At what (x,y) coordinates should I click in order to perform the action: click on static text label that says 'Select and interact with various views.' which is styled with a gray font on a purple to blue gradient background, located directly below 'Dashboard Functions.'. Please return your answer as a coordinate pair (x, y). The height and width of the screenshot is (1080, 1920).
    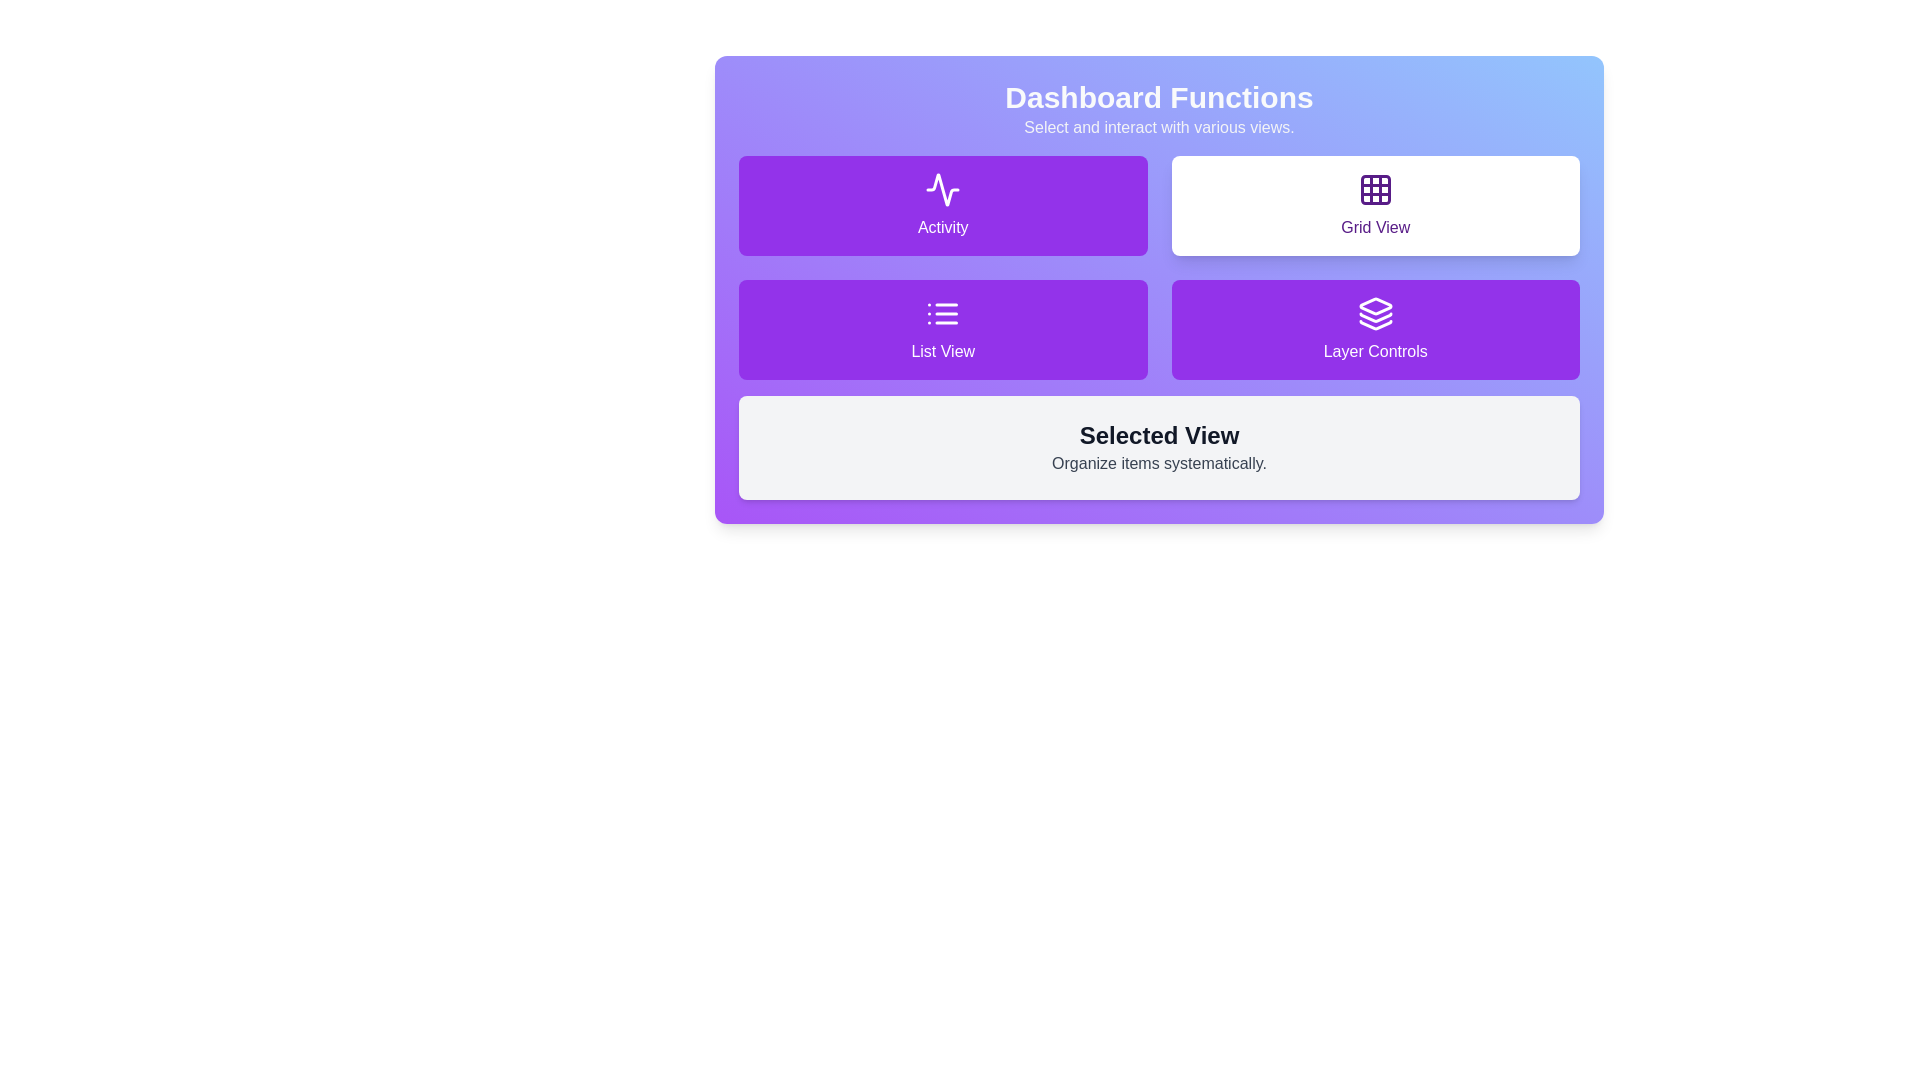
    Looking at the image, I should click on (1159, 127).